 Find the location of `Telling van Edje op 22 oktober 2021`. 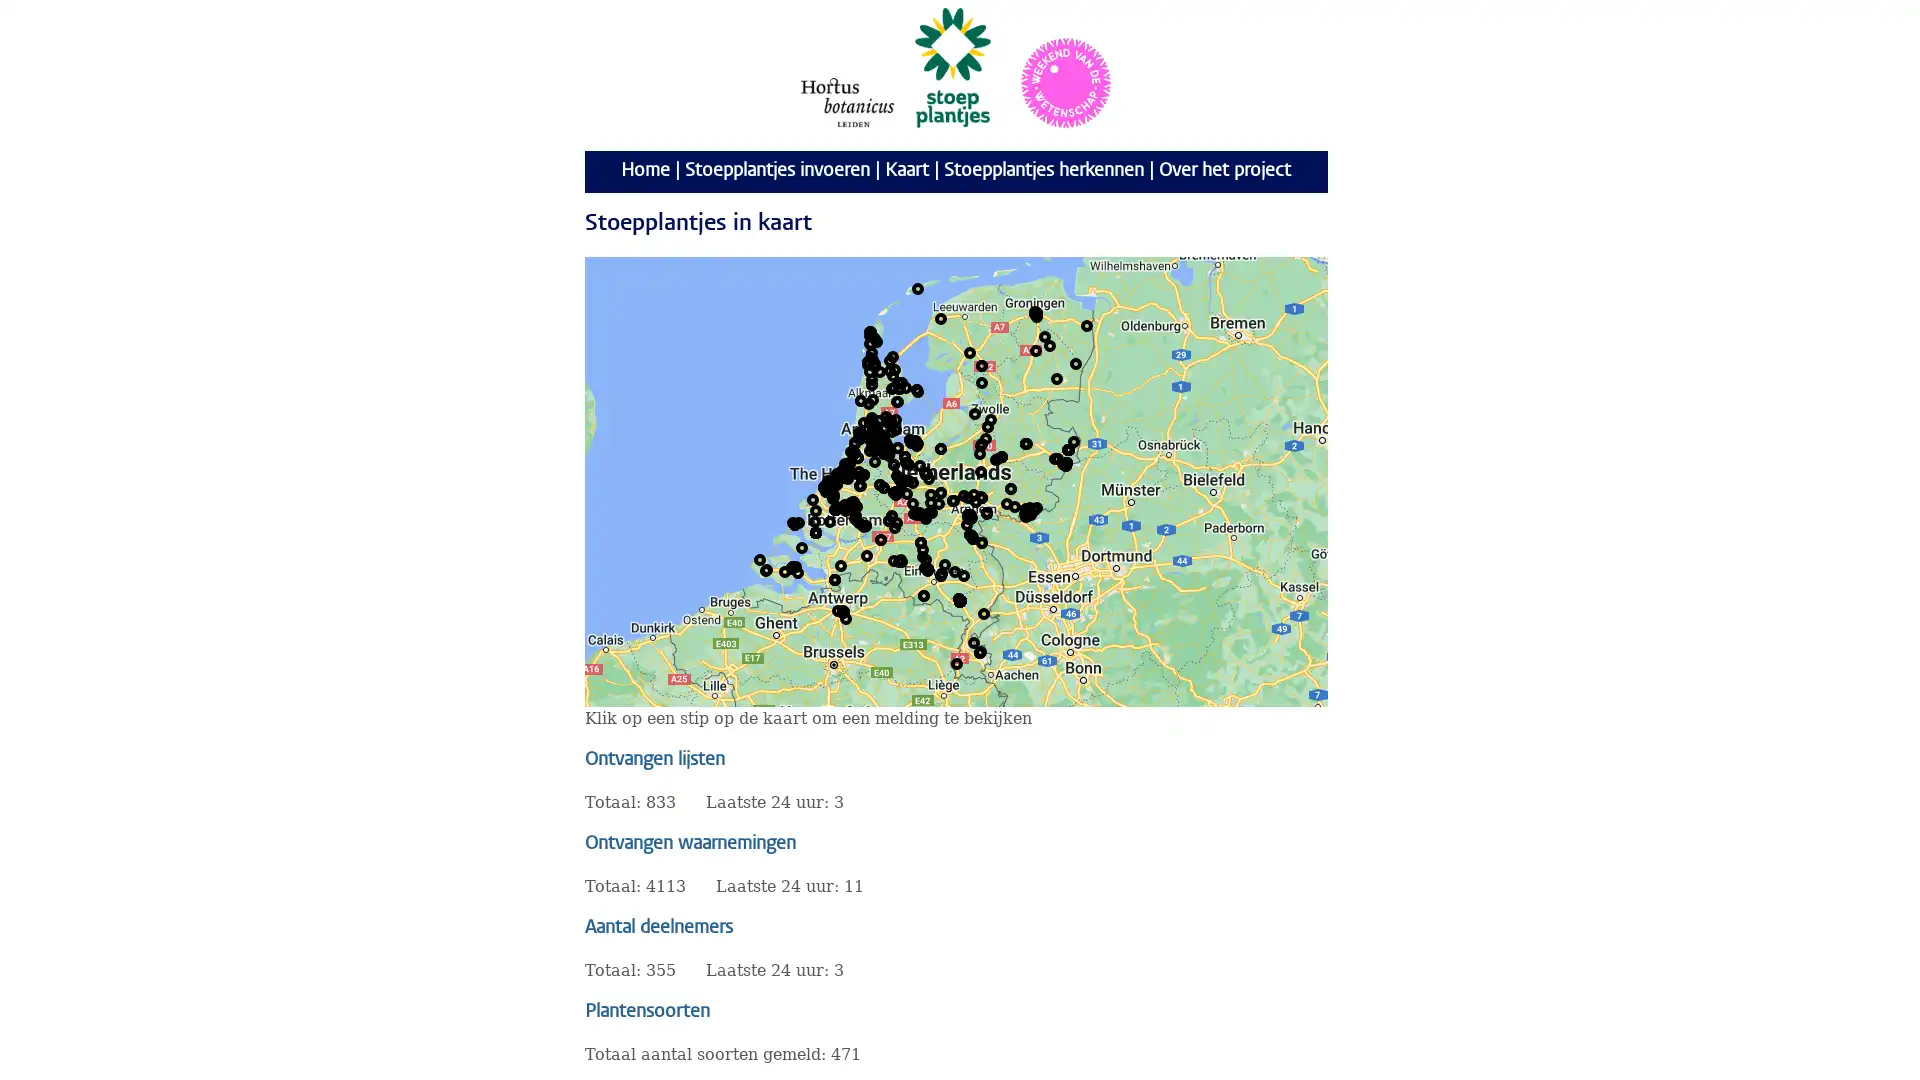

Telling van Edje op 22 oktober 2021 is located at coordinates (911, 501).